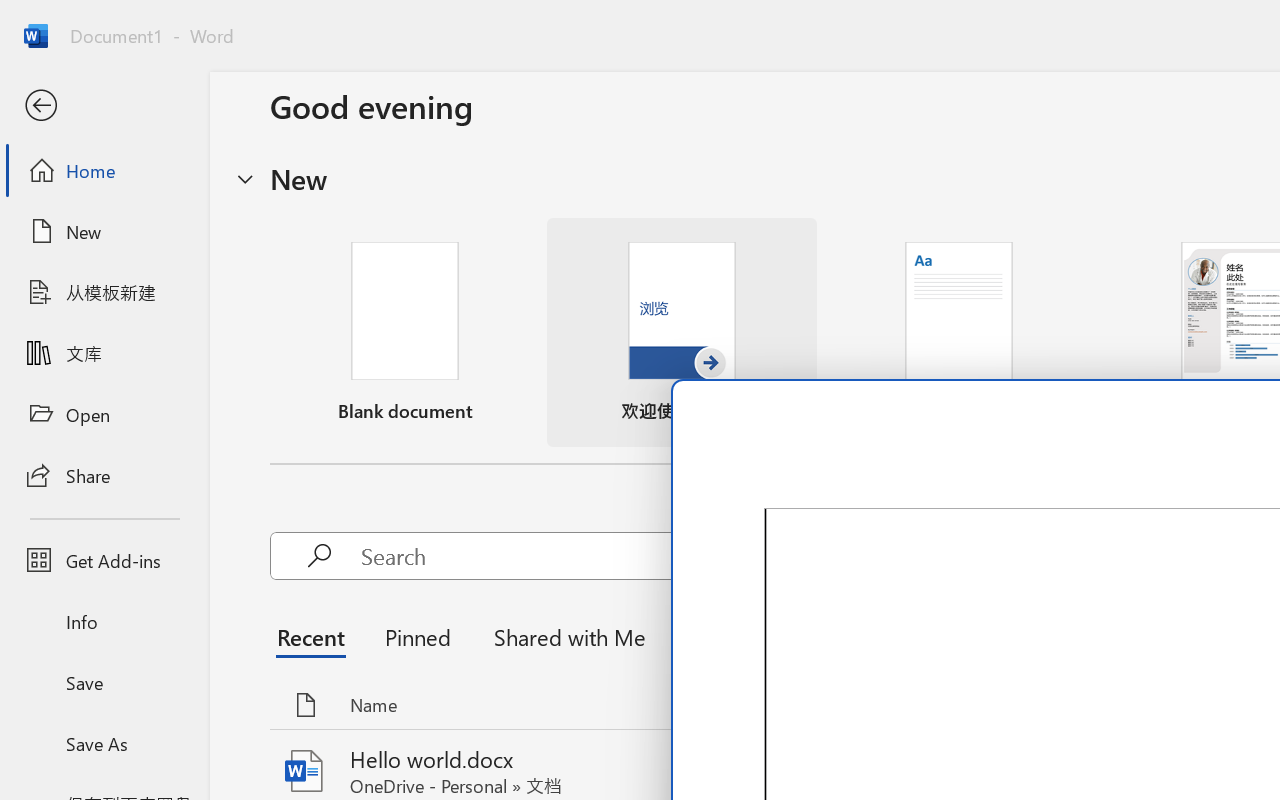 Image resolution: width=1280 pixels, height=800 pixels. I want to click on 'Back', so click(103, 105).